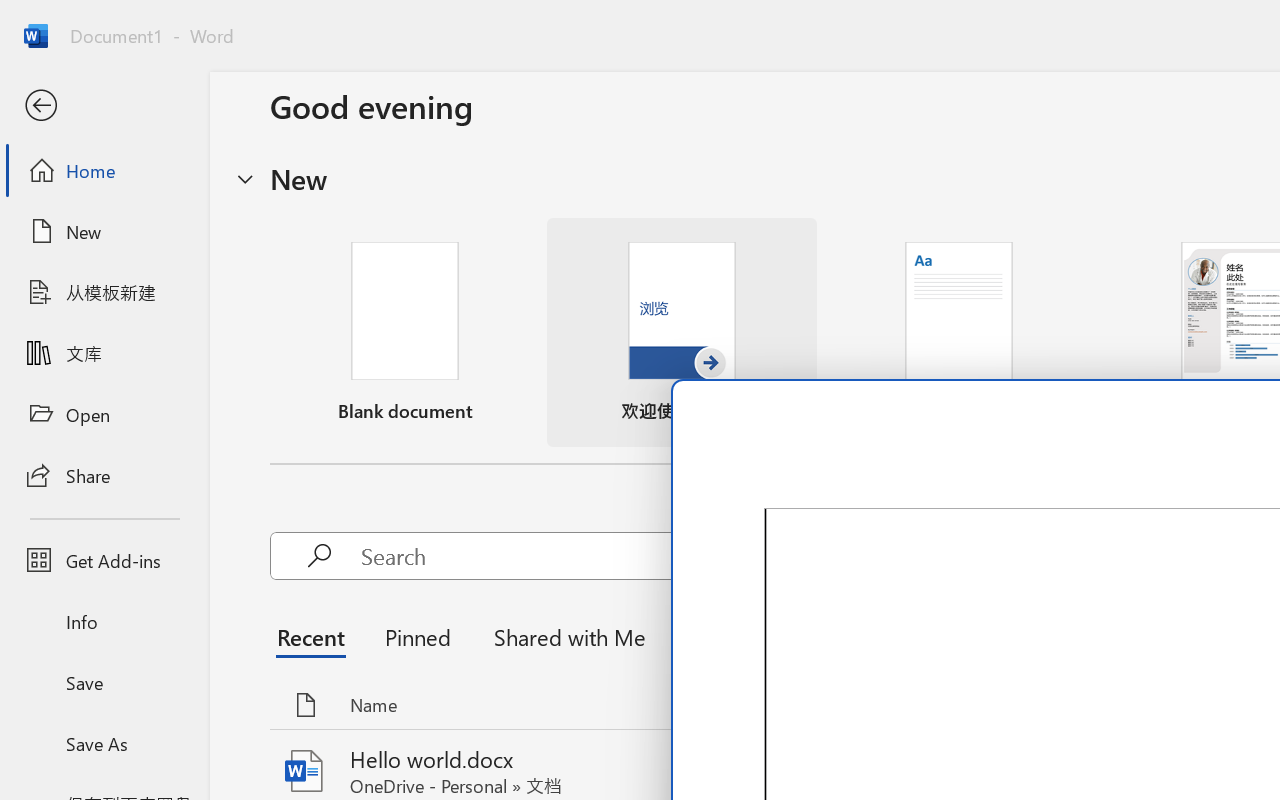 Image resolution: width=1280 pixels, height=800 pixels. I want to click on 'Back', so click(103, 105).